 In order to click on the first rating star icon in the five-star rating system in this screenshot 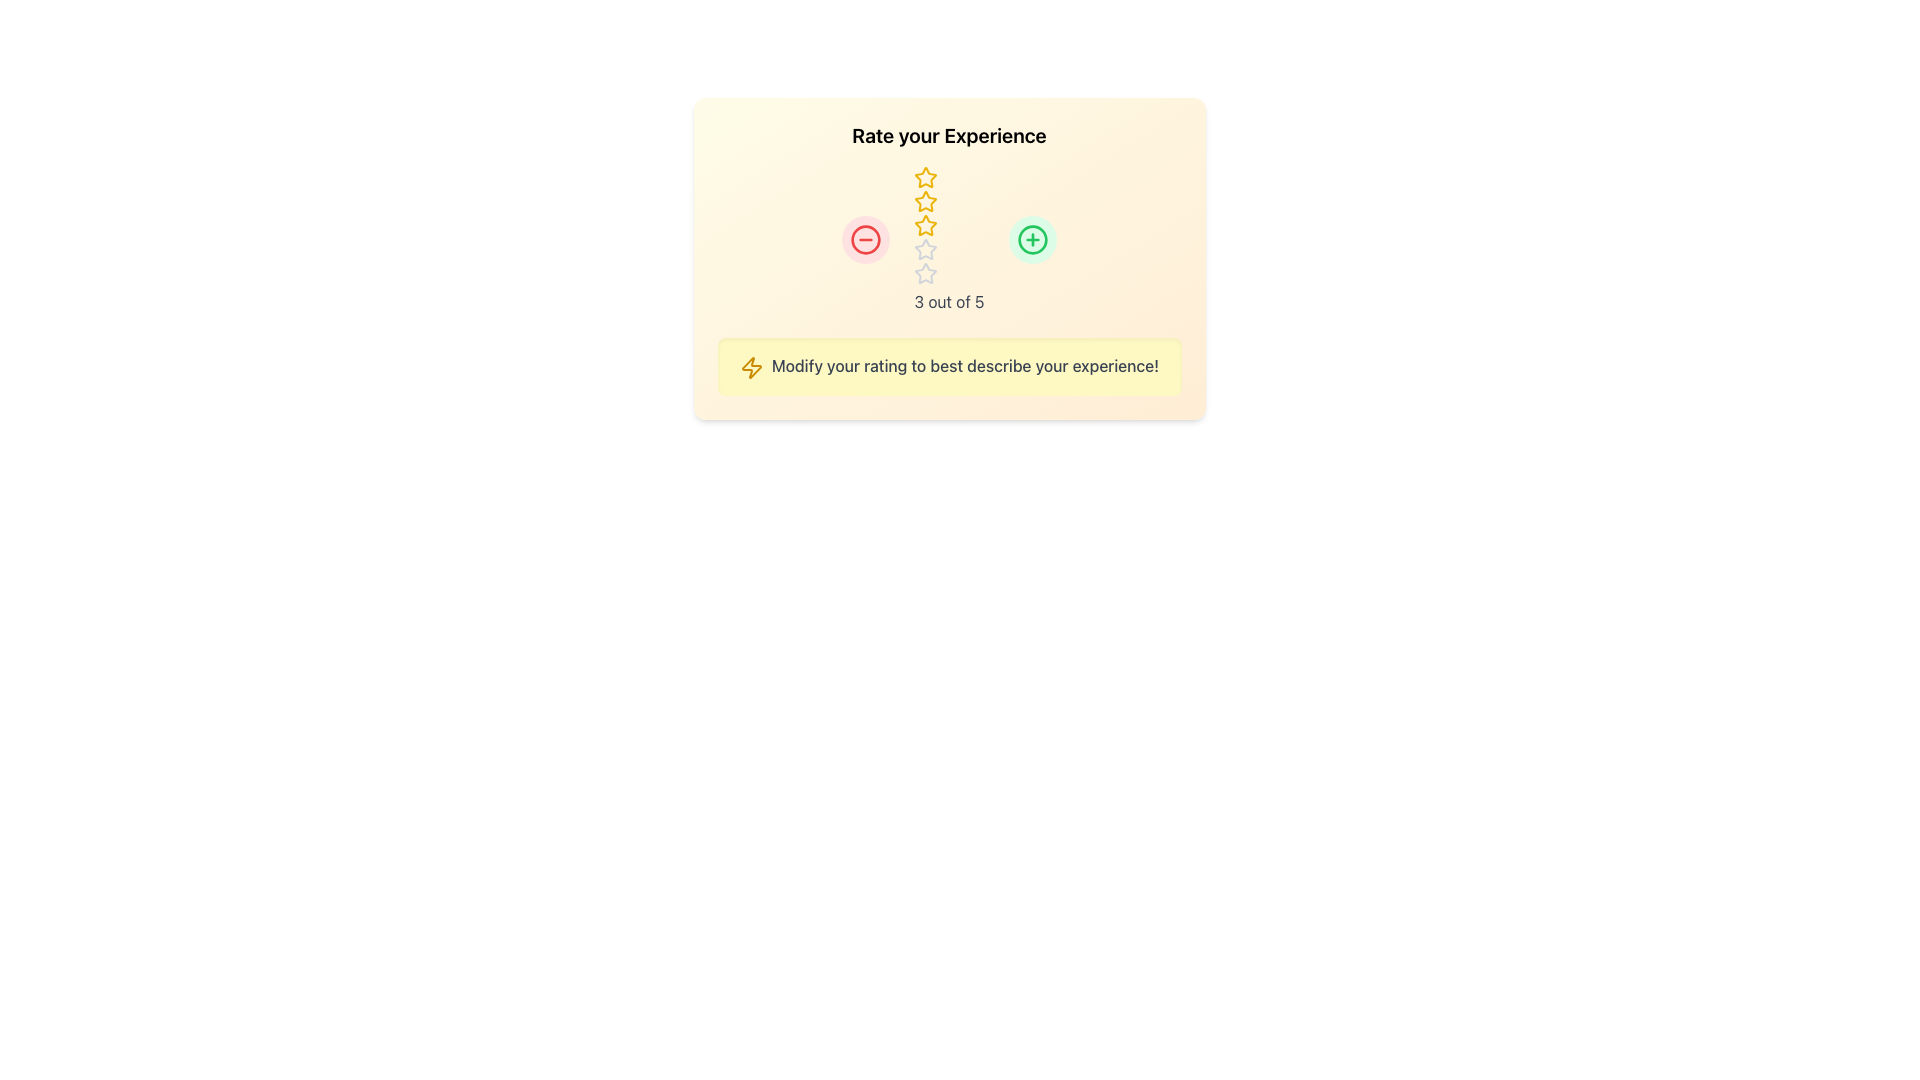, I will do `click(925, 176)`.